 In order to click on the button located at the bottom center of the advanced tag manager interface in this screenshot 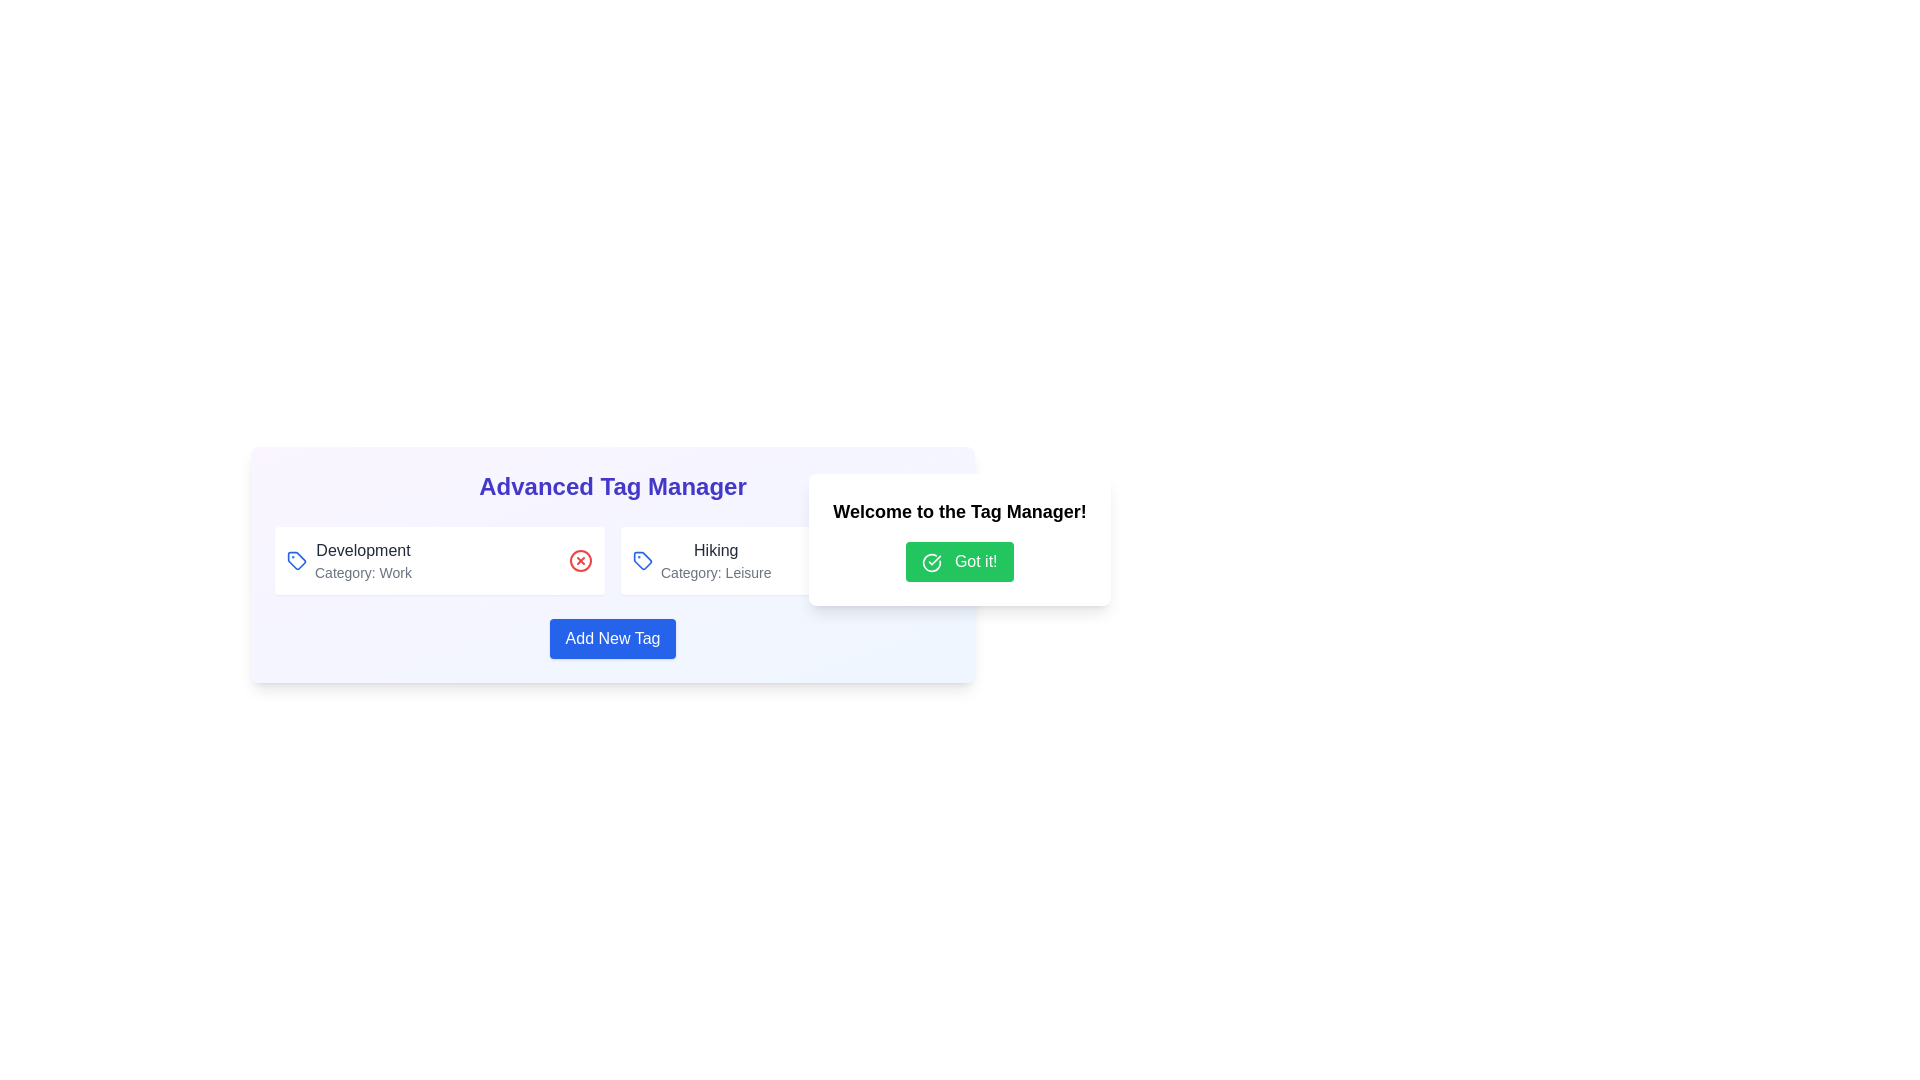, I will do `click(612, 639)`.